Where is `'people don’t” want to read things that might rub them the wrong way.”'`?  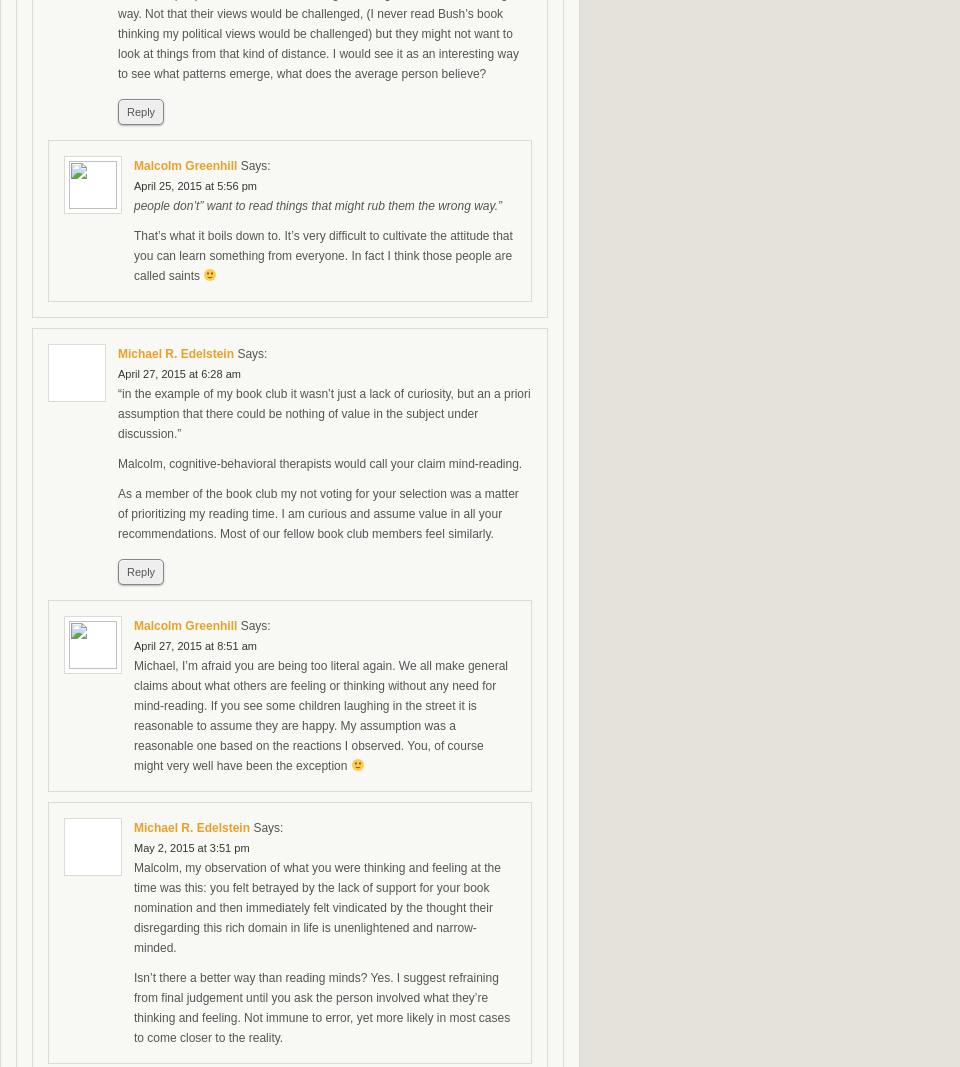 'people don’t” want to read things that might rub them the wrong way.”' is located at coordinates (317, 206).